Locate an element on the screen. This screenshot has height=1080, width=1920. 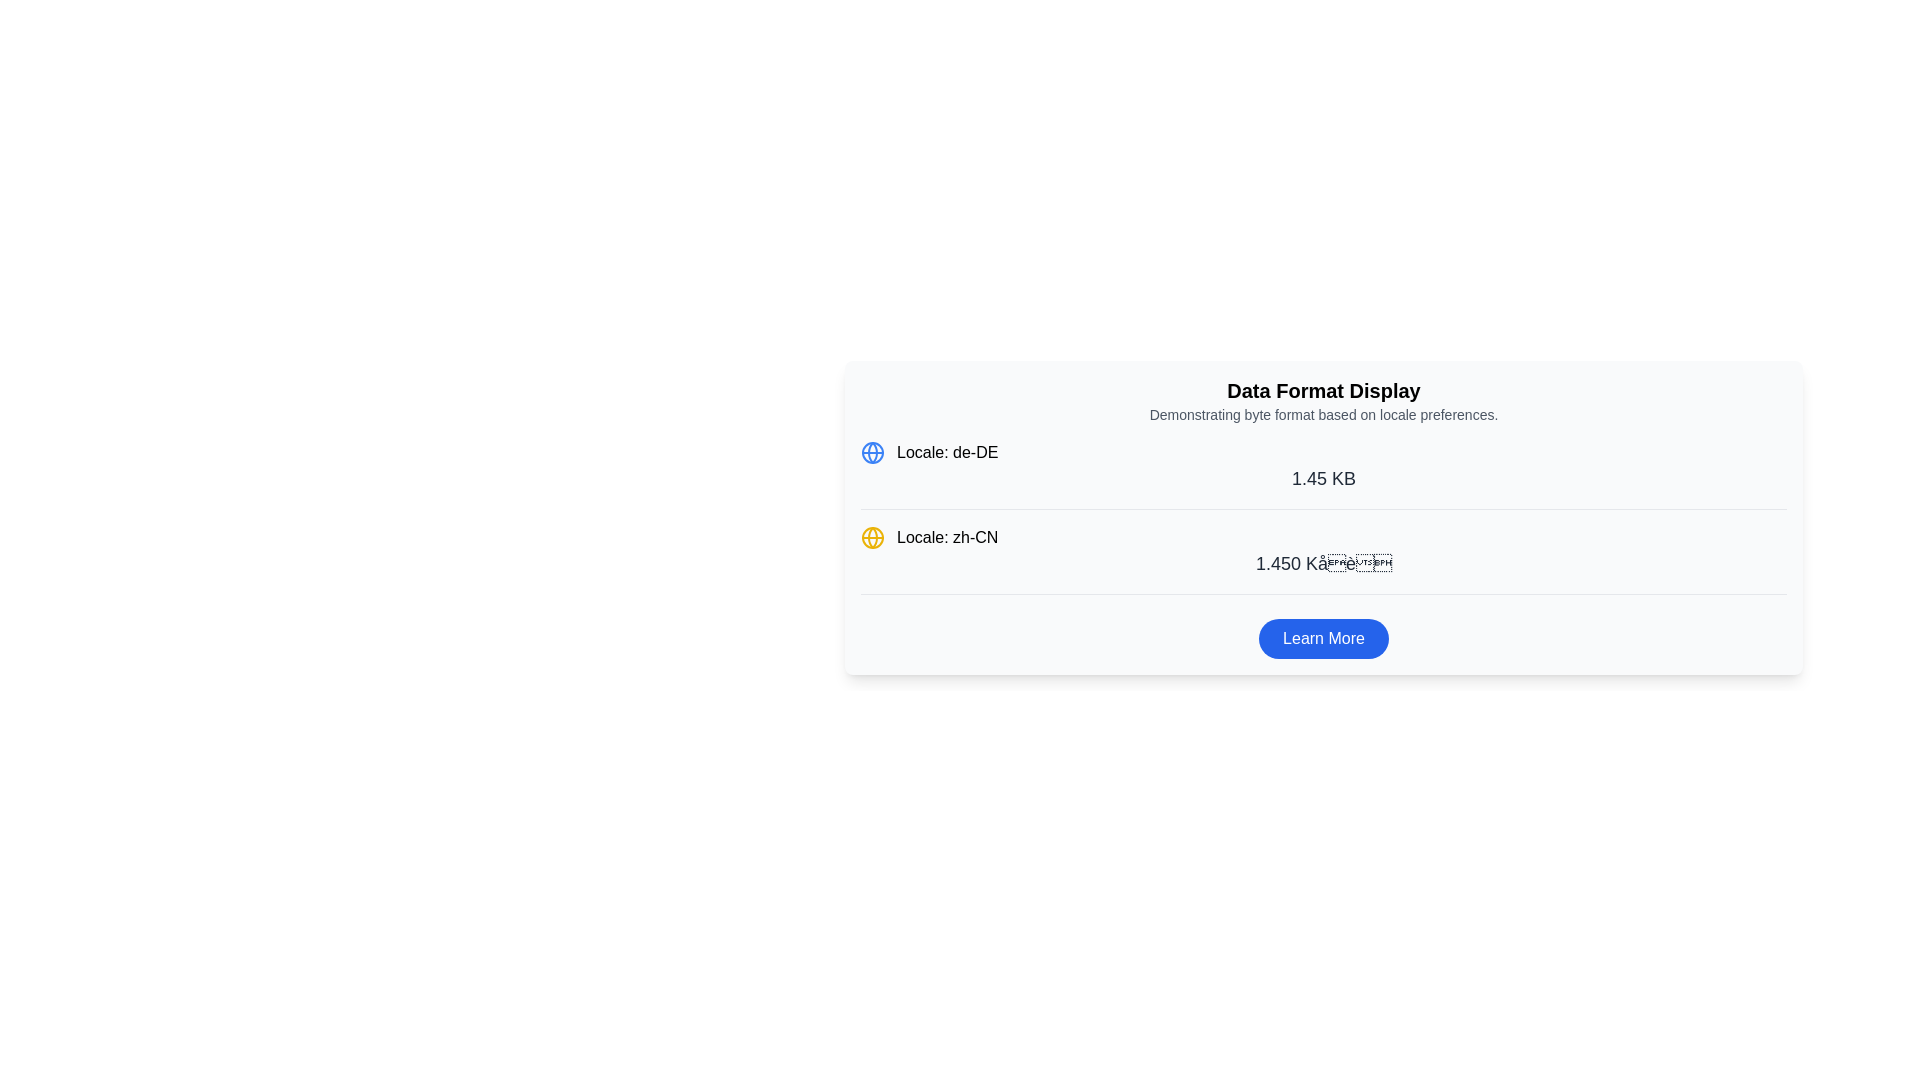
the button located at the center-bottom of the light gray rounded panel that provides additional information or actions related to the presented data is located at coordinates (1324, 639).